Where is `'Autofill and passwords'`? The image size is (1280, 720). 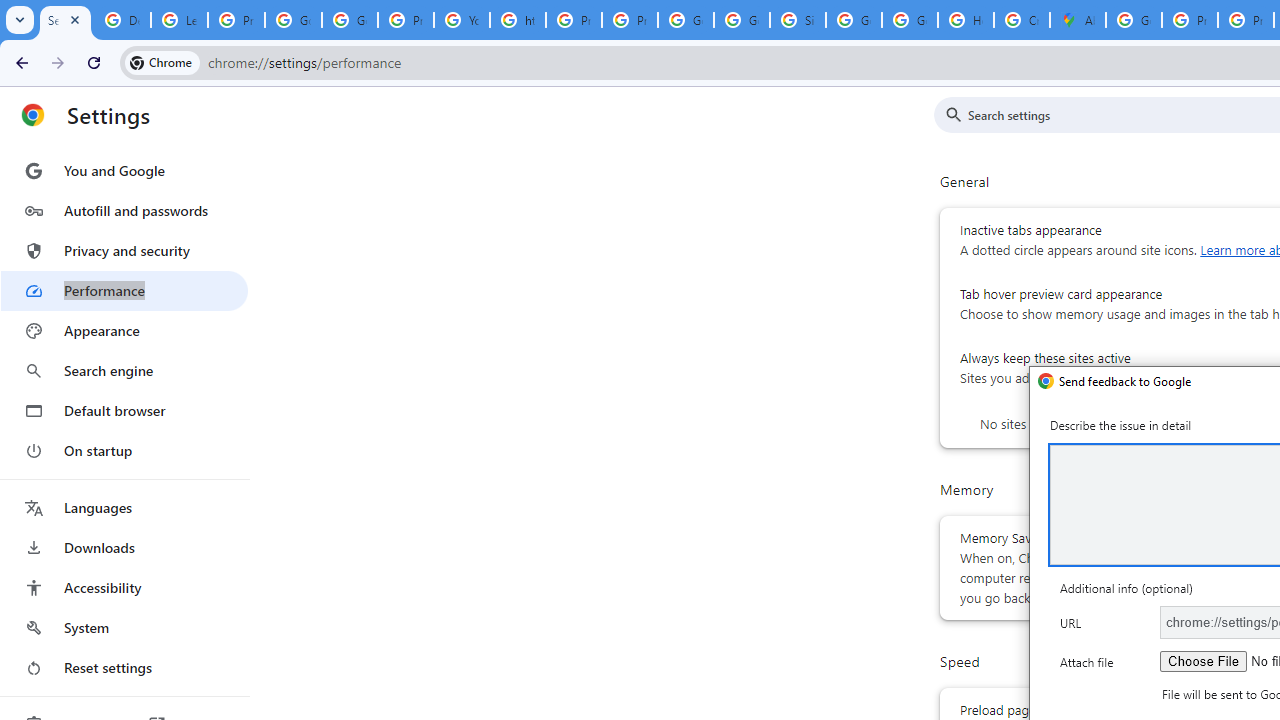 'Autofill and passwords' is located at coordinates (123, 210).